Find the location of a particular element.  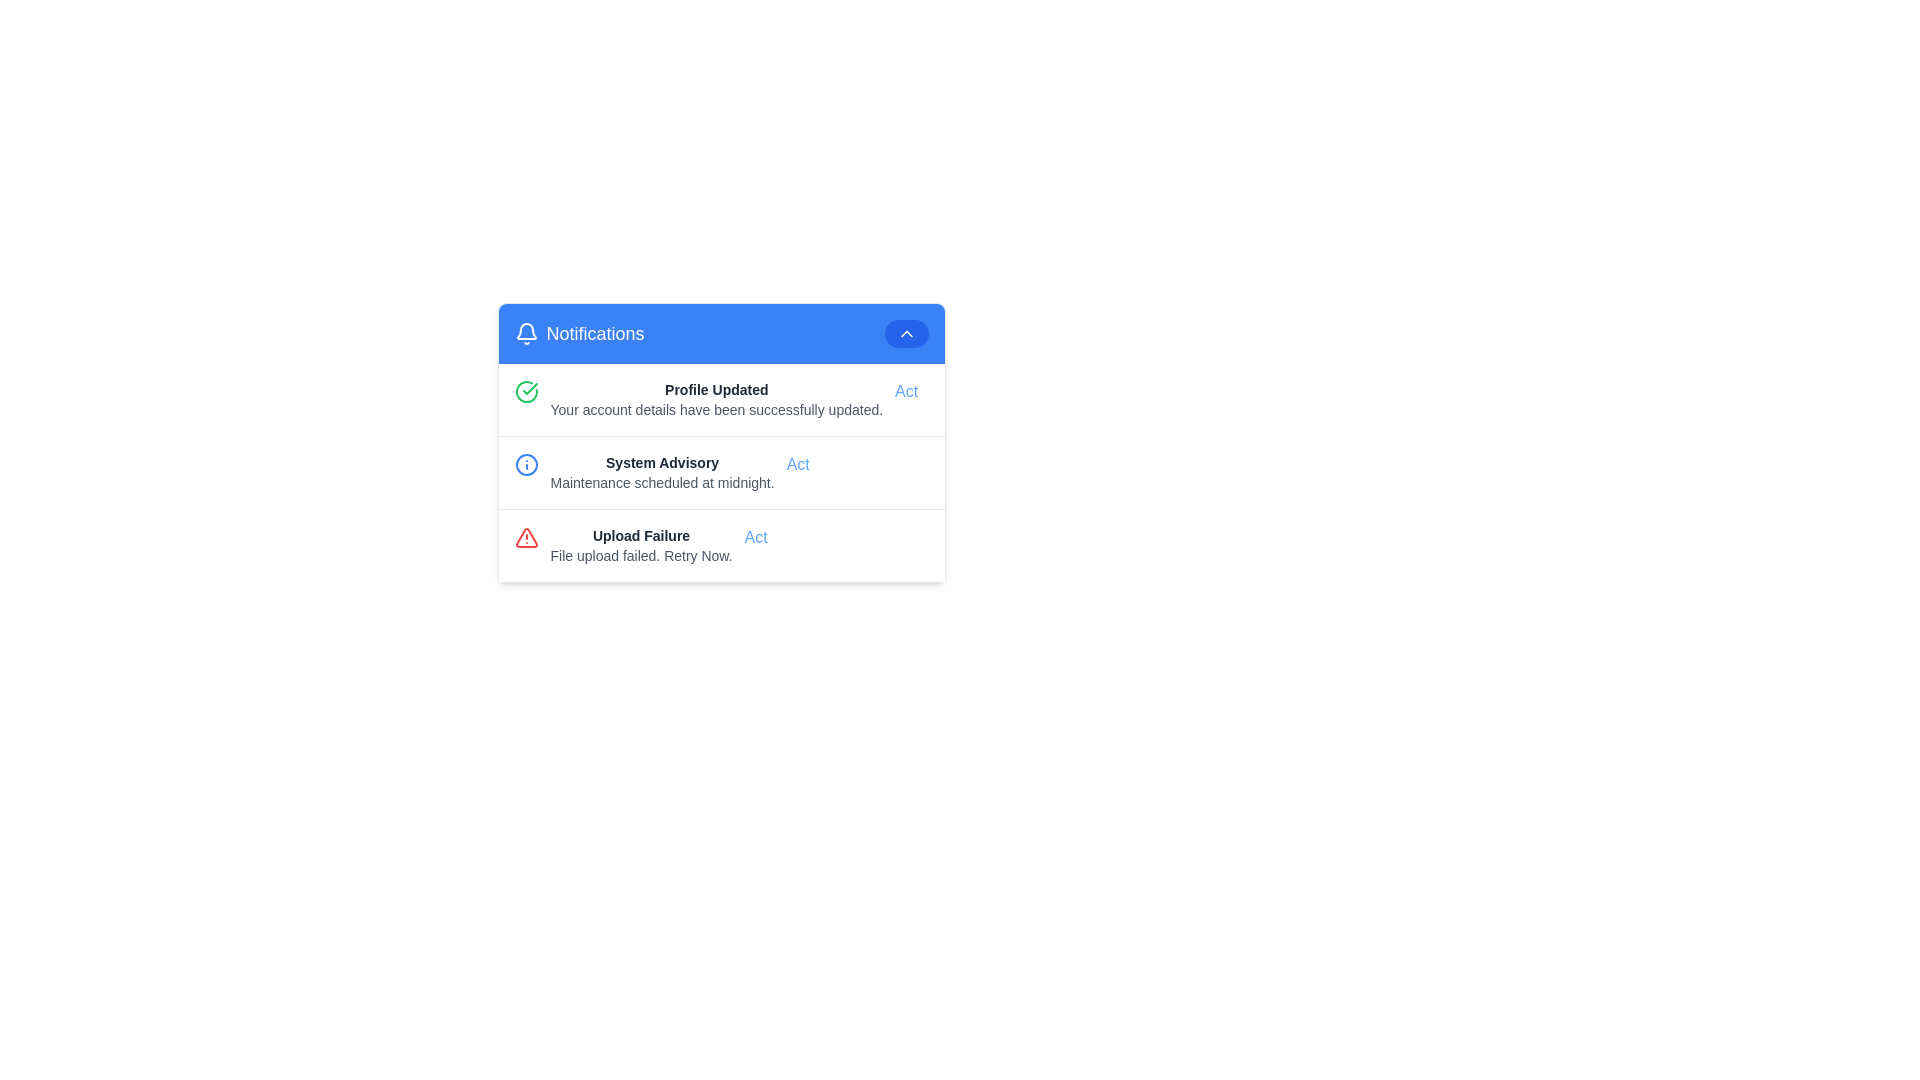

bold text label 'System Advisory' which is the title of the second notification in the card layout is located at coordinates (662, 462).